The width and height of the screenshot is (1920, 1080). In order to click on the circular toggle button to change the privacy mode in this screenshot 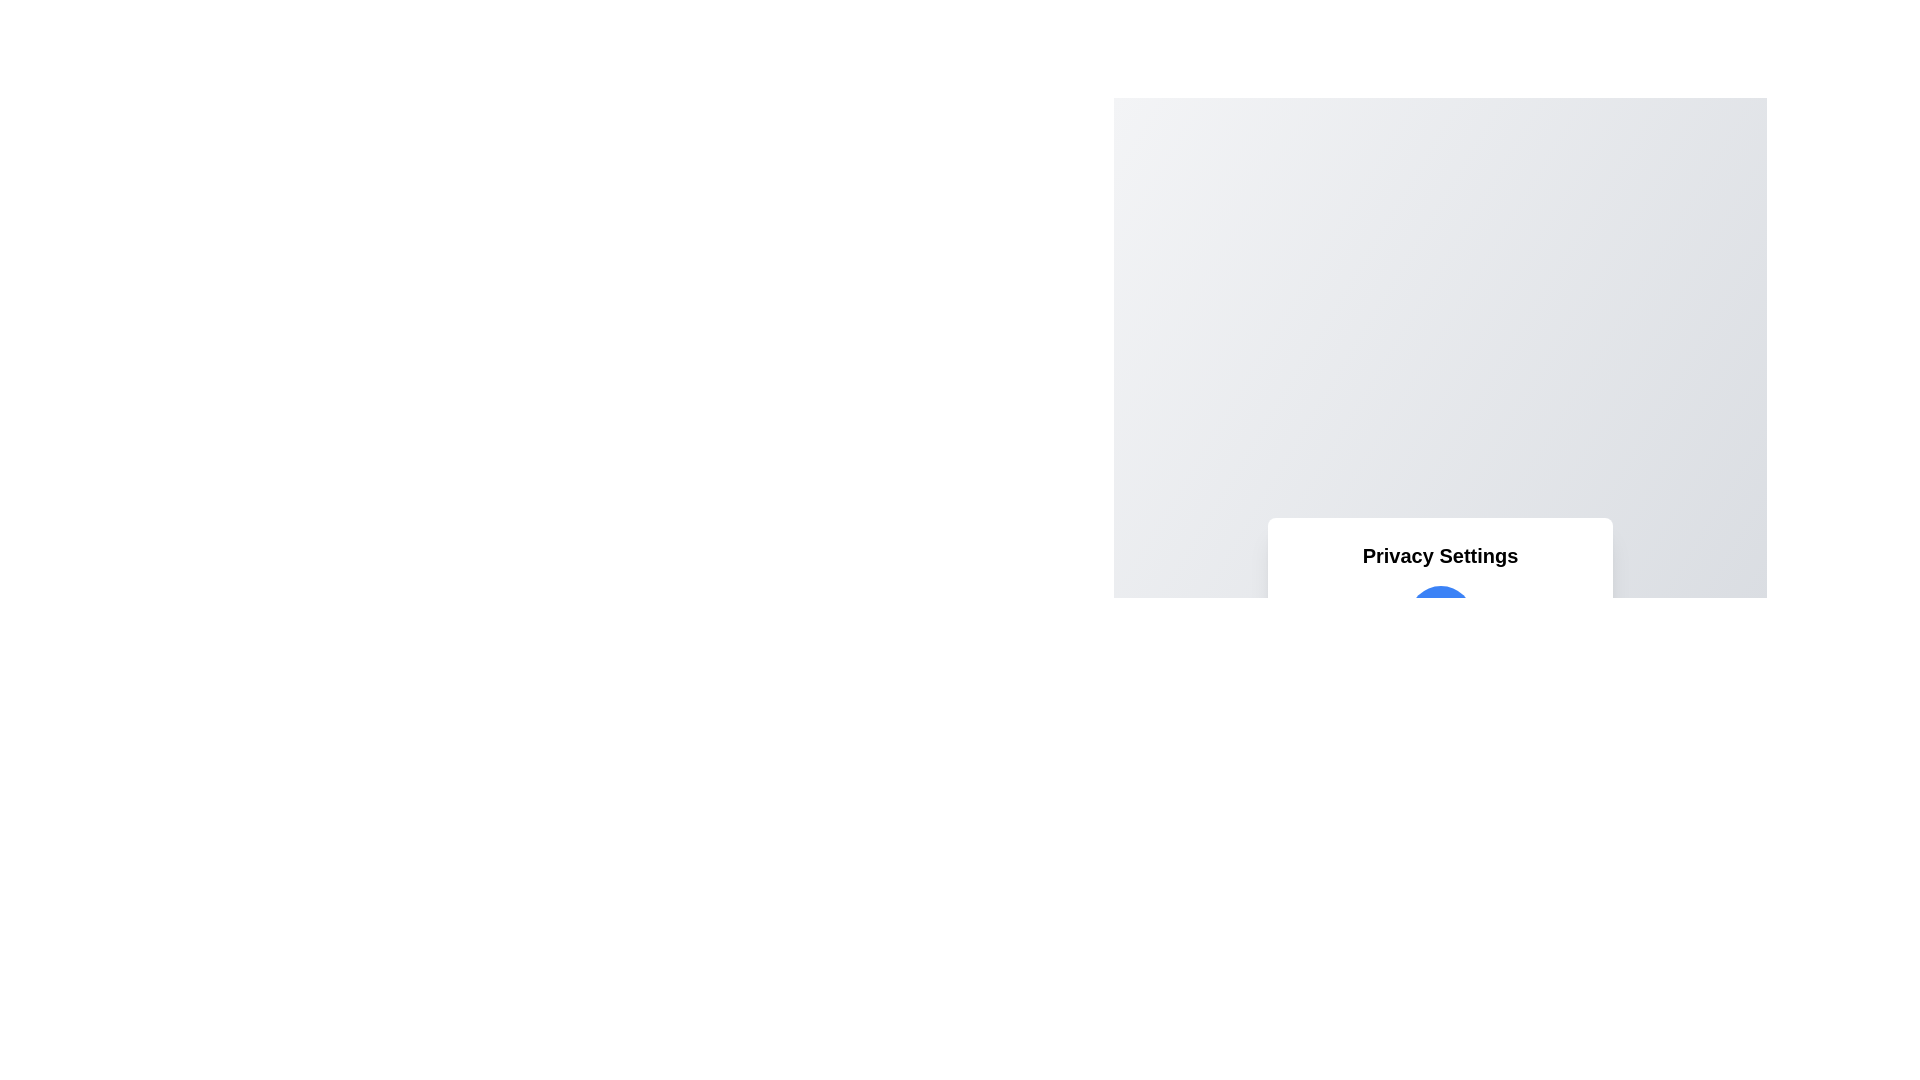, I will do `click(1440, 616)`.